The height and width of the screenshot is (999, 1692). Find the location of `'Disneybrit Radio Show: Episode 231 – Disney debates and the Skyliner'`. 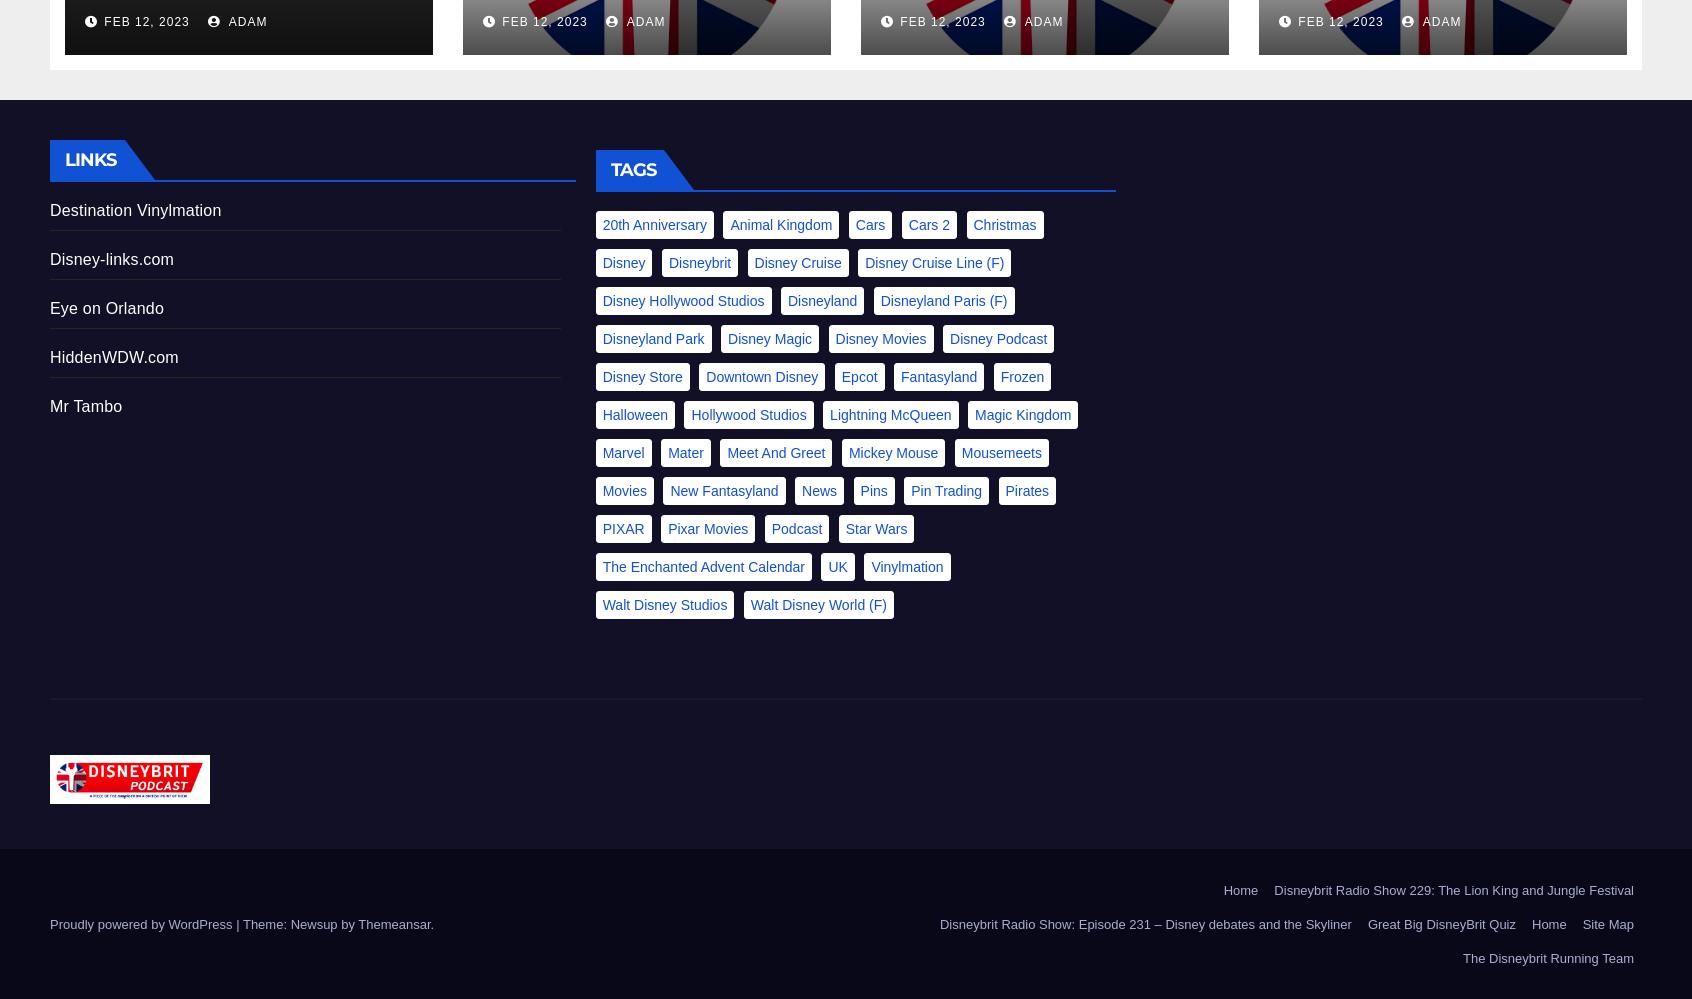

'Disneybrit Radio Show: Episode 231 – Disney debates and the Skyliner' is located at coordinates (1143, 923).